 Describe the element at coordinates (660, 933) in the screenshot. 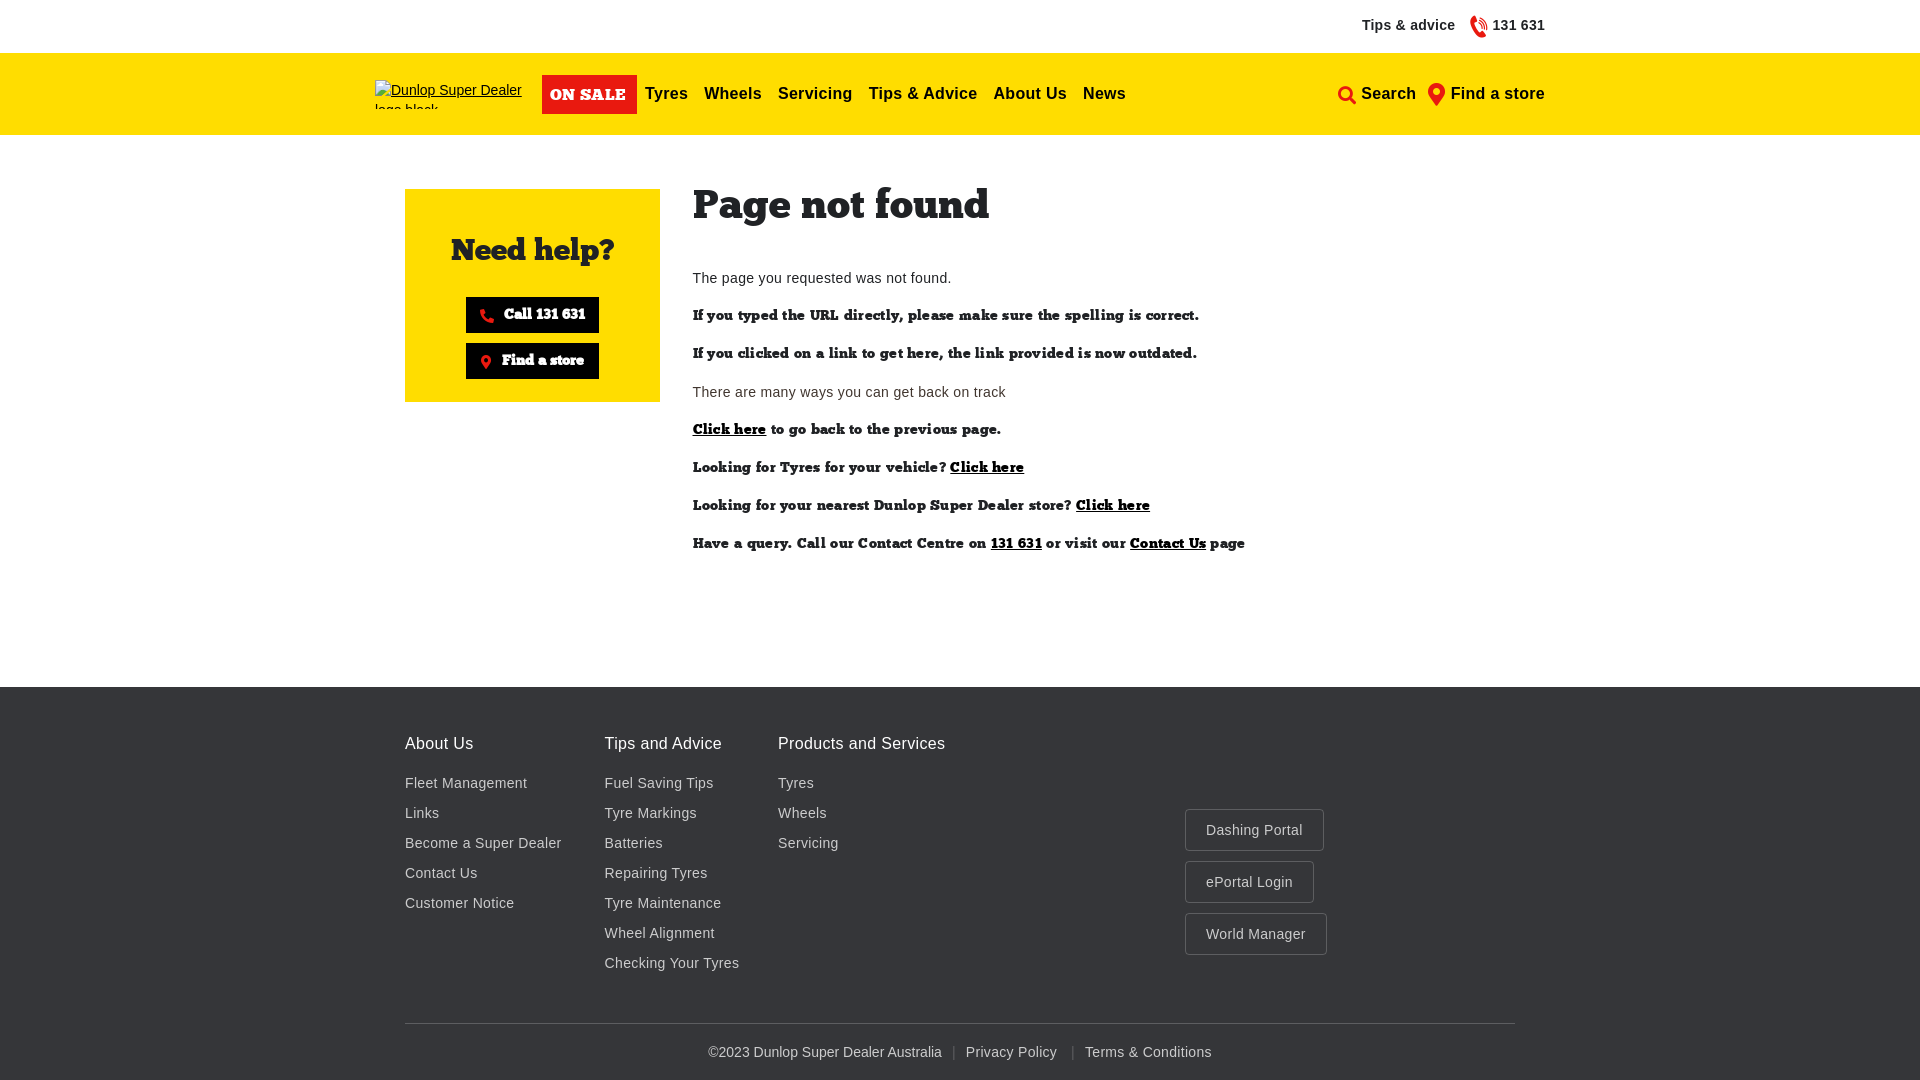

I see `'Wheel Alignment'` at that location.